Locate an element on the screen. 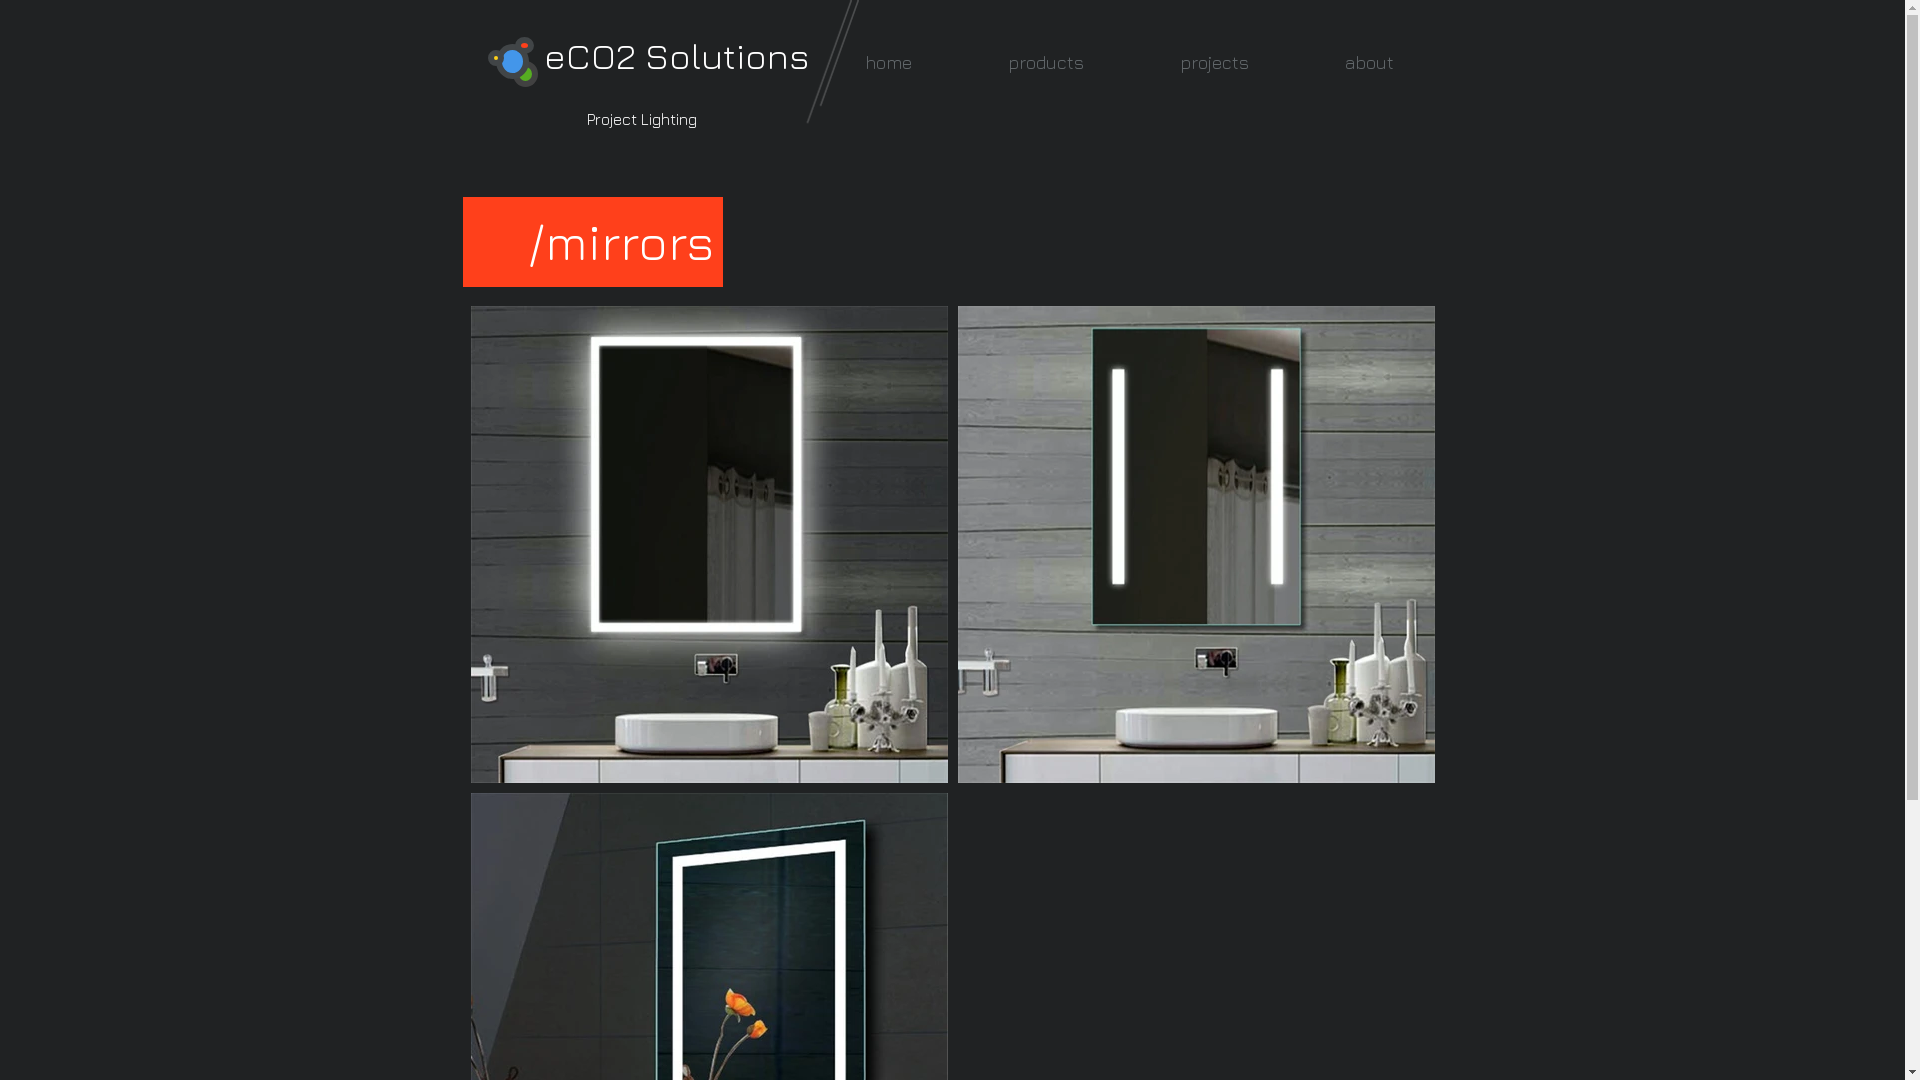 This screenshot has height=1080, width=1920. 'about' is located at coordinates (1367, 61).